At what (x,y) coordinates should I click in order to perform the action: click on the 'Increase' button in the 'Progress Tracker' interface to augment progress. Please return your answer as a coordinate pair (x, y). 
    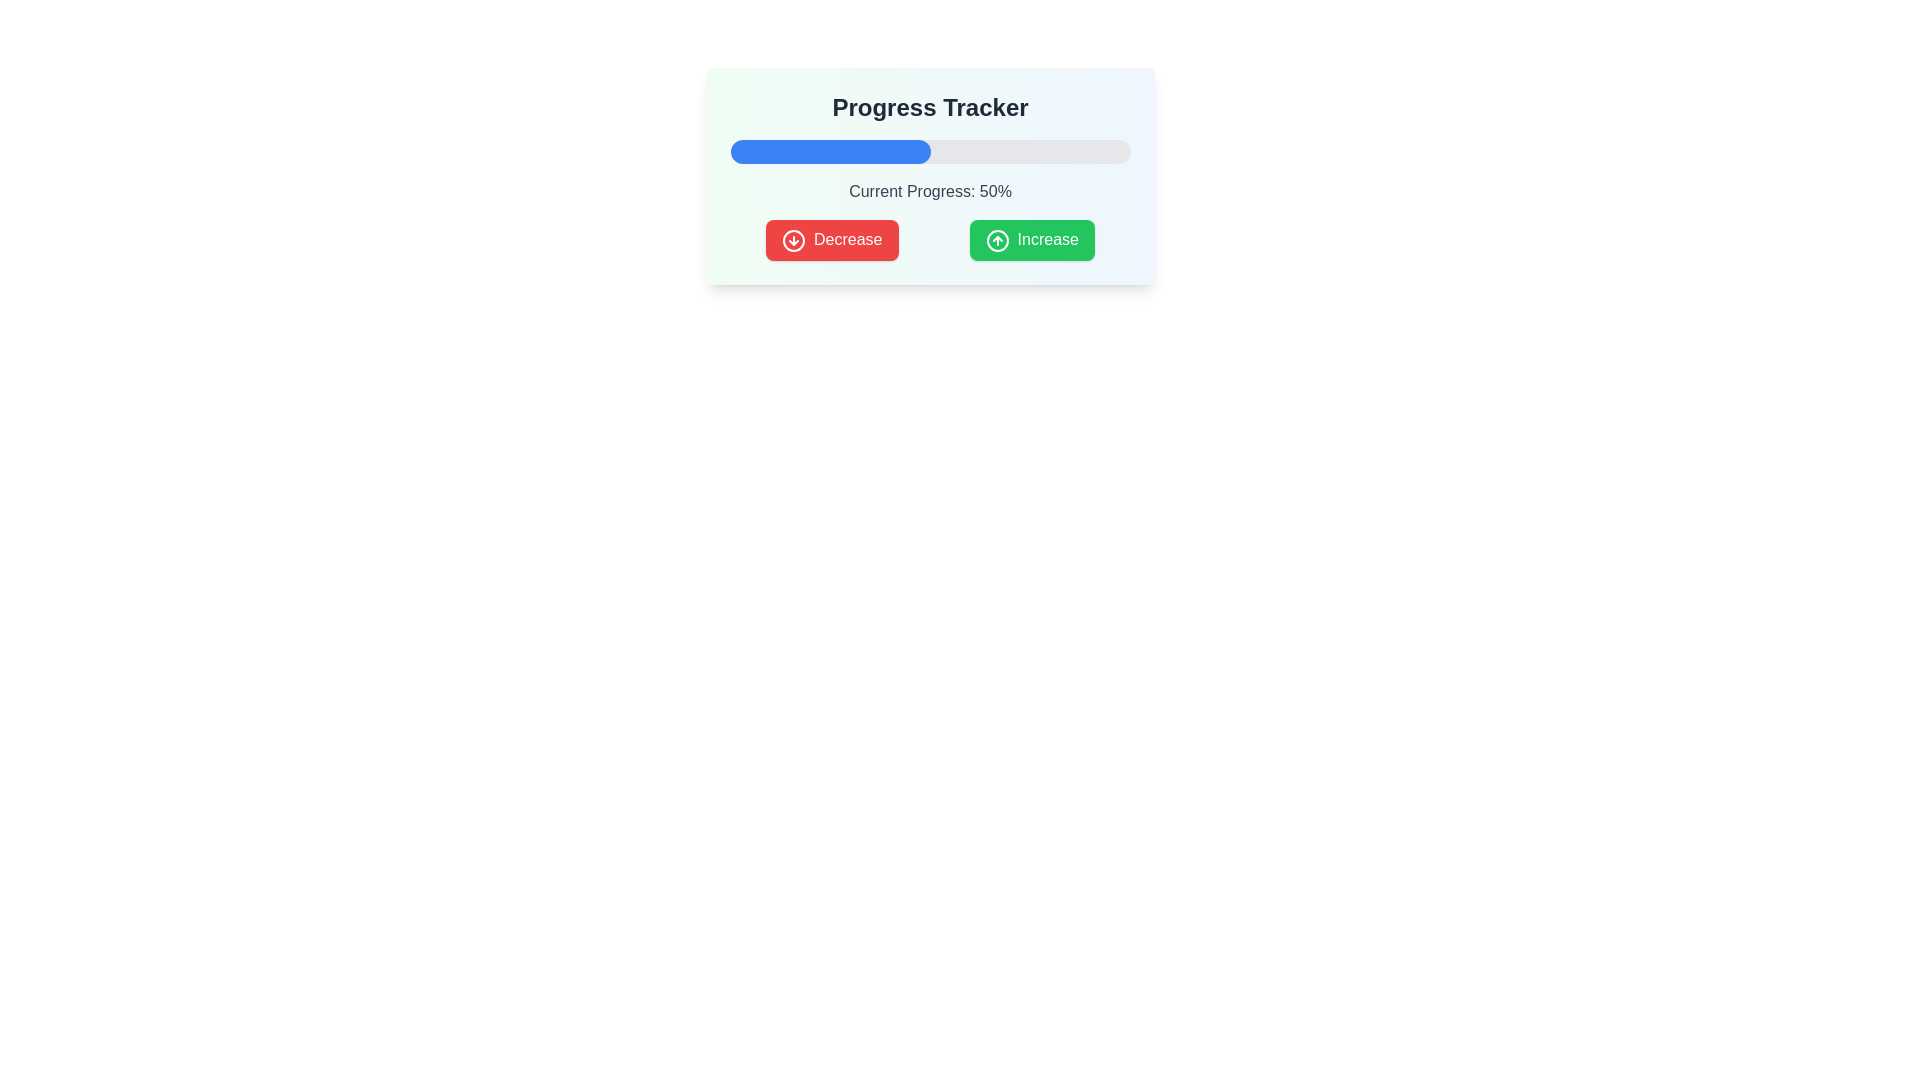
    Looking at the image, I should click on (929, 239).